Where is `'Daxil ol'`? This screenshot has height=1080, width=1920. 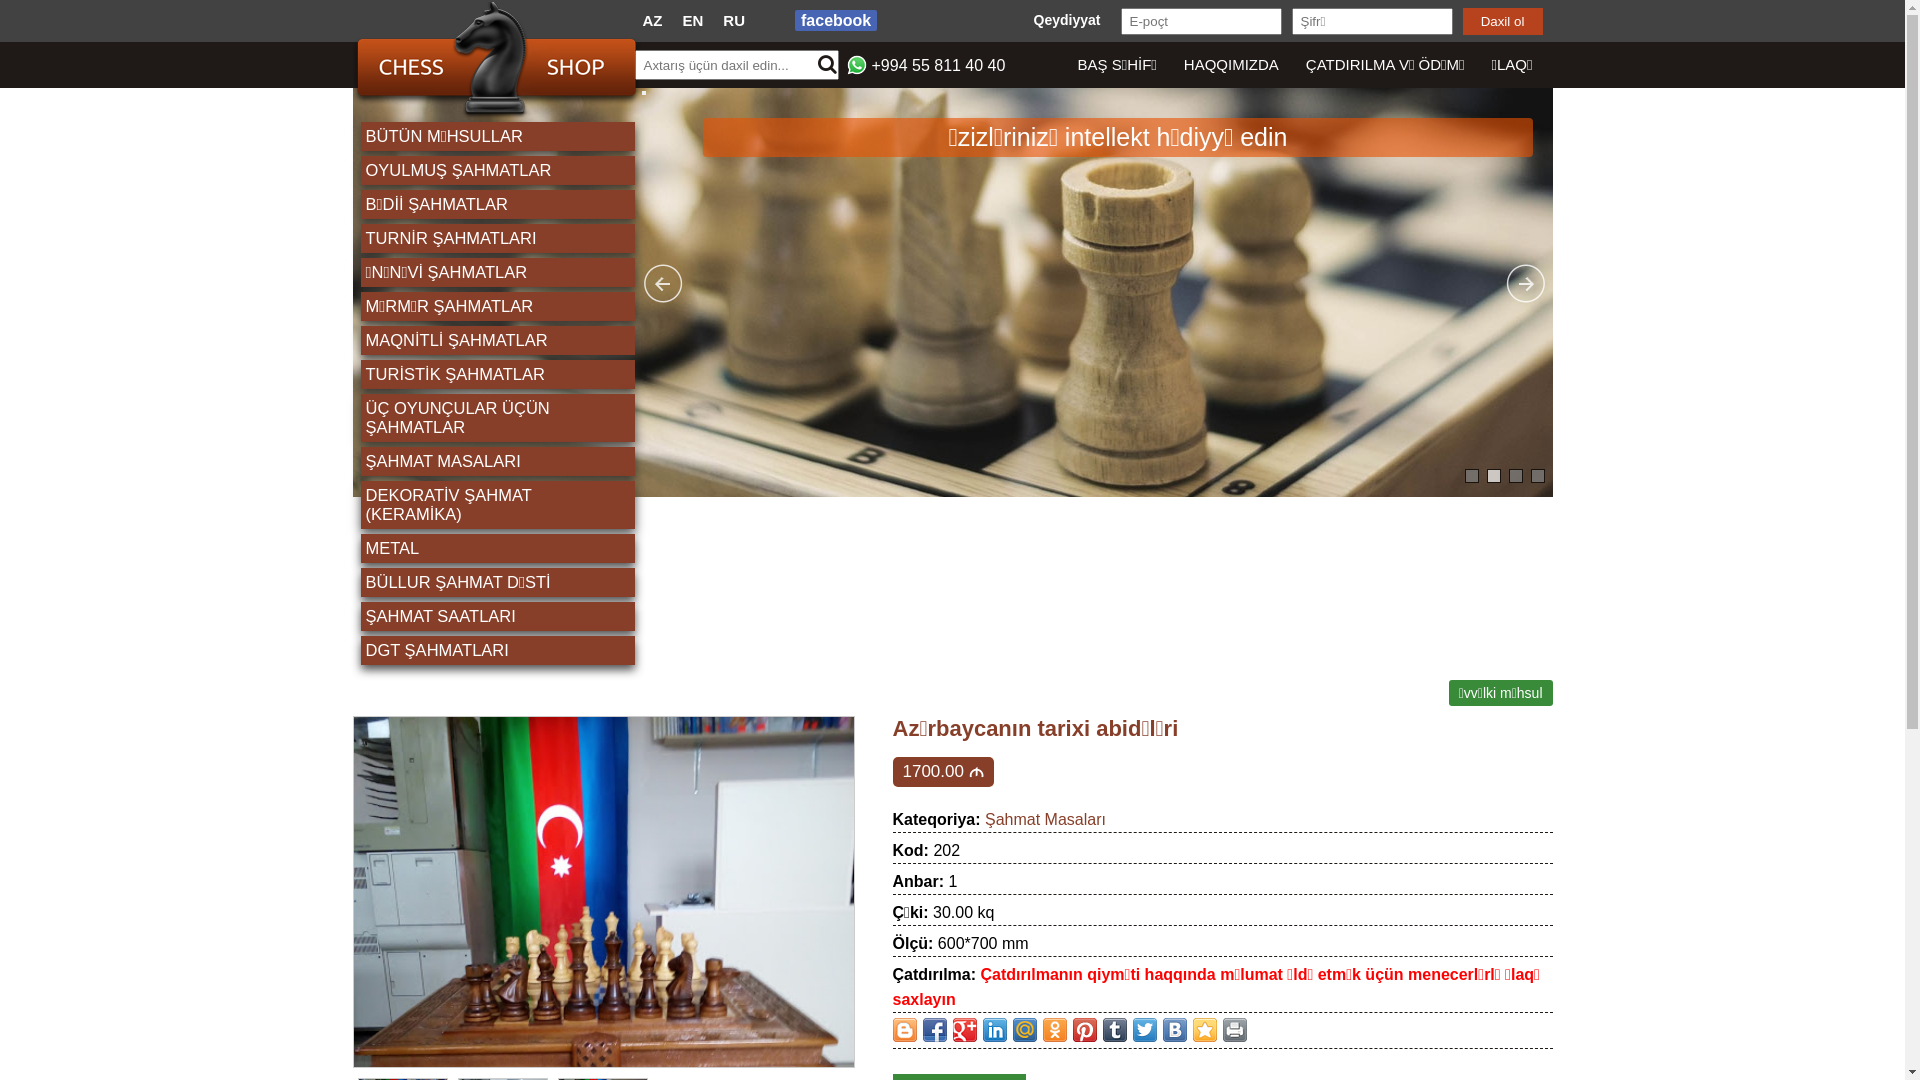
'Daxil ol' is located at coordinates (1462, 21).